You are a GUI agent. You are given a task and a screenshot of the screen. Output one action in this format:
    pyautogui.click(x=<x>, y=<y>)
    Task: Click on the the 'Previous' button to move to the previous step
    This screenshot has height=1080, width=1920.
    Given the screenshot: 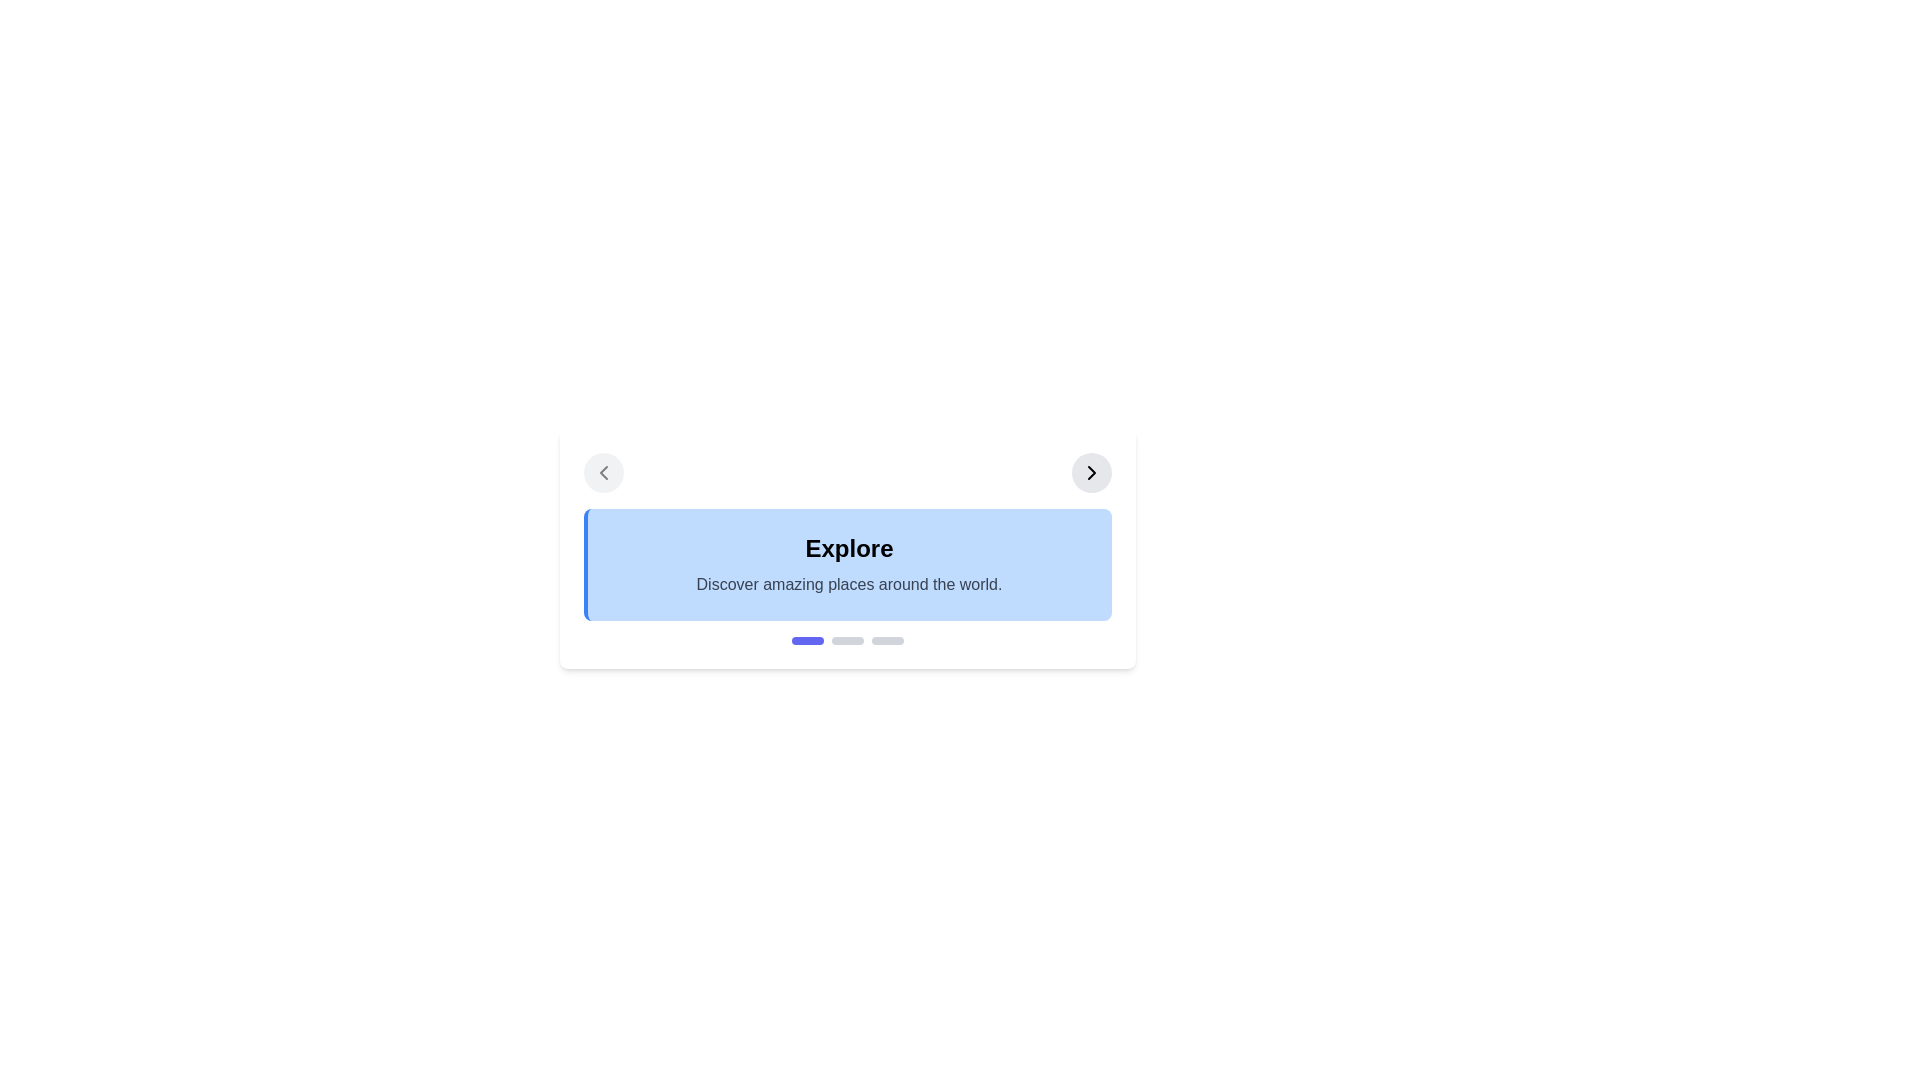 What is the action you would take?
    pyautogui.click(x=602, y=473)
    